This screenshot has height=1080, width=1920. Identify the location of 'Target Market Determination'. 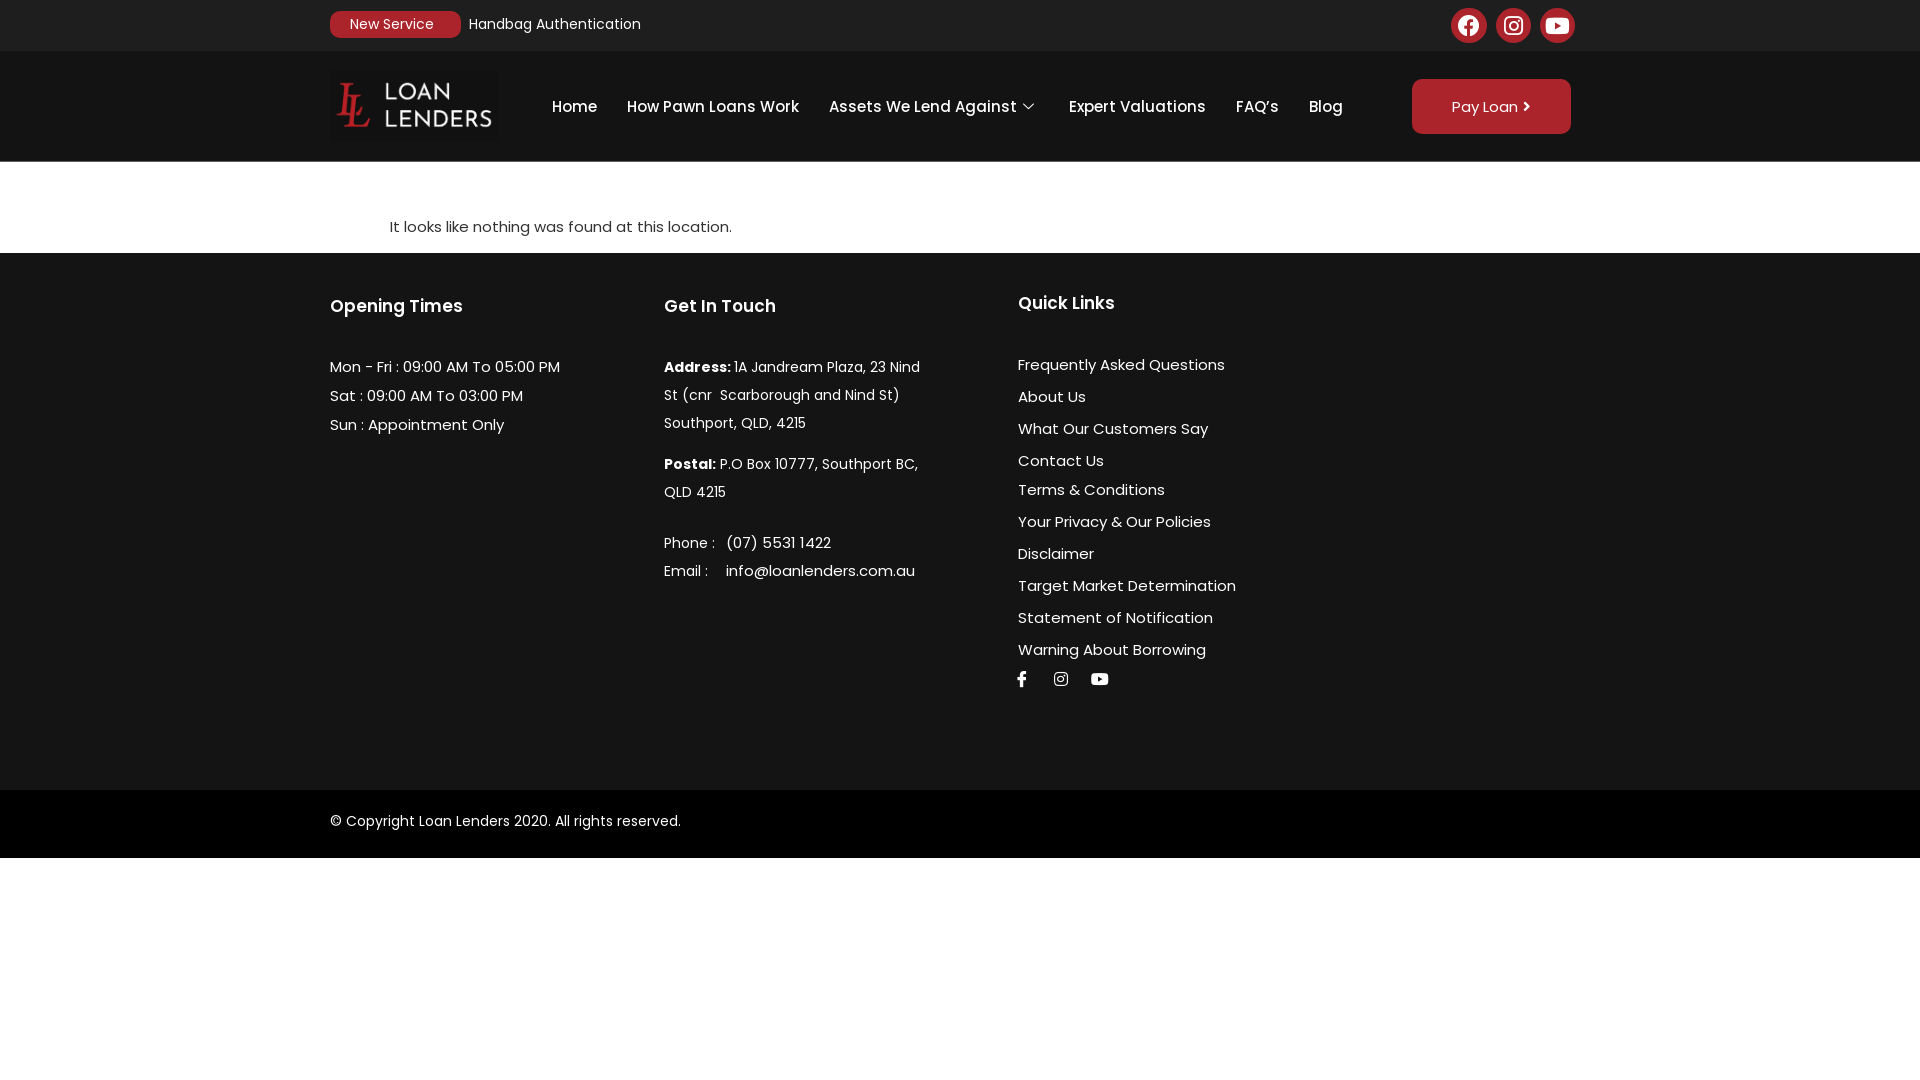
(1017, 585).